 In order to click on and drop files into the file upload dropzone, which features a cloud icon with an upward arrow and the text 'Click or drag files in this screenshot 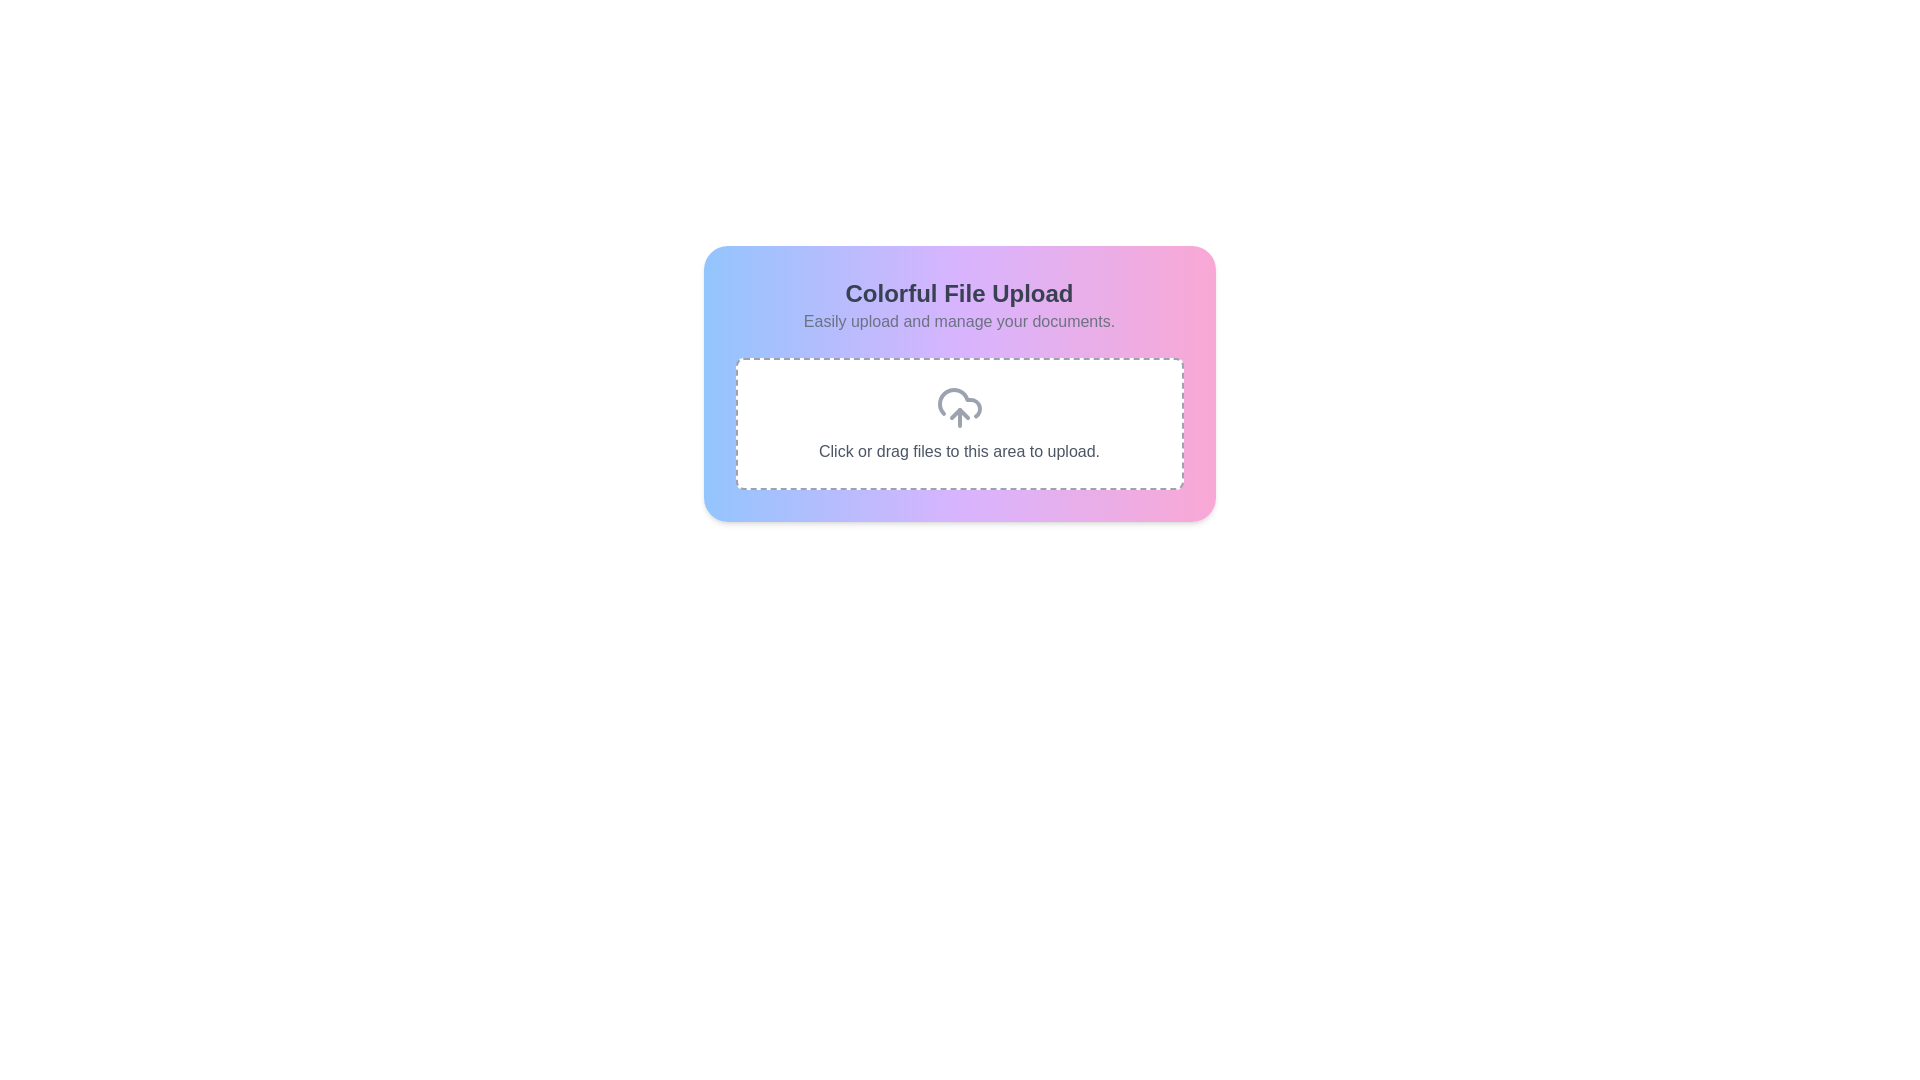, I will do `click(958, 423)`.